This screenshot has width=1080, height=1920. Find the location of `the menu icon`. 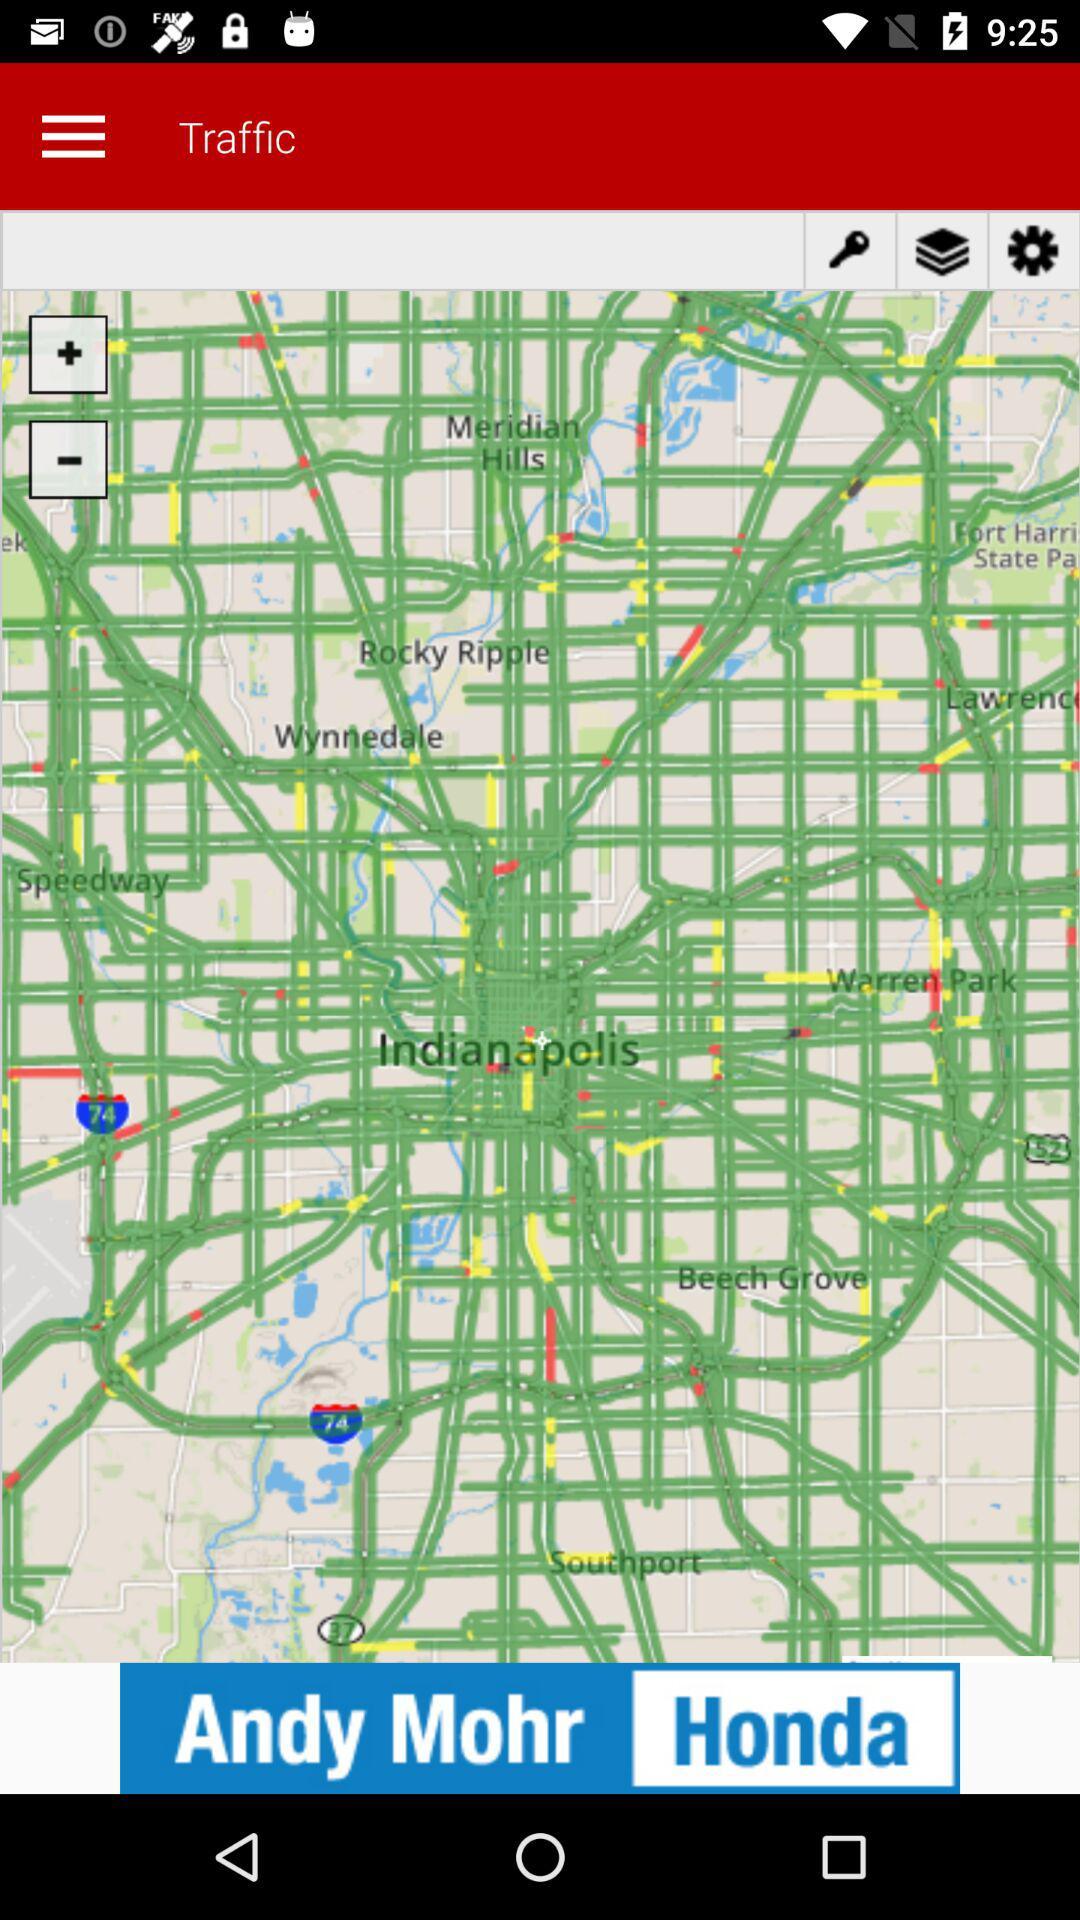

the menu icon is located at coordinates (72, 135).